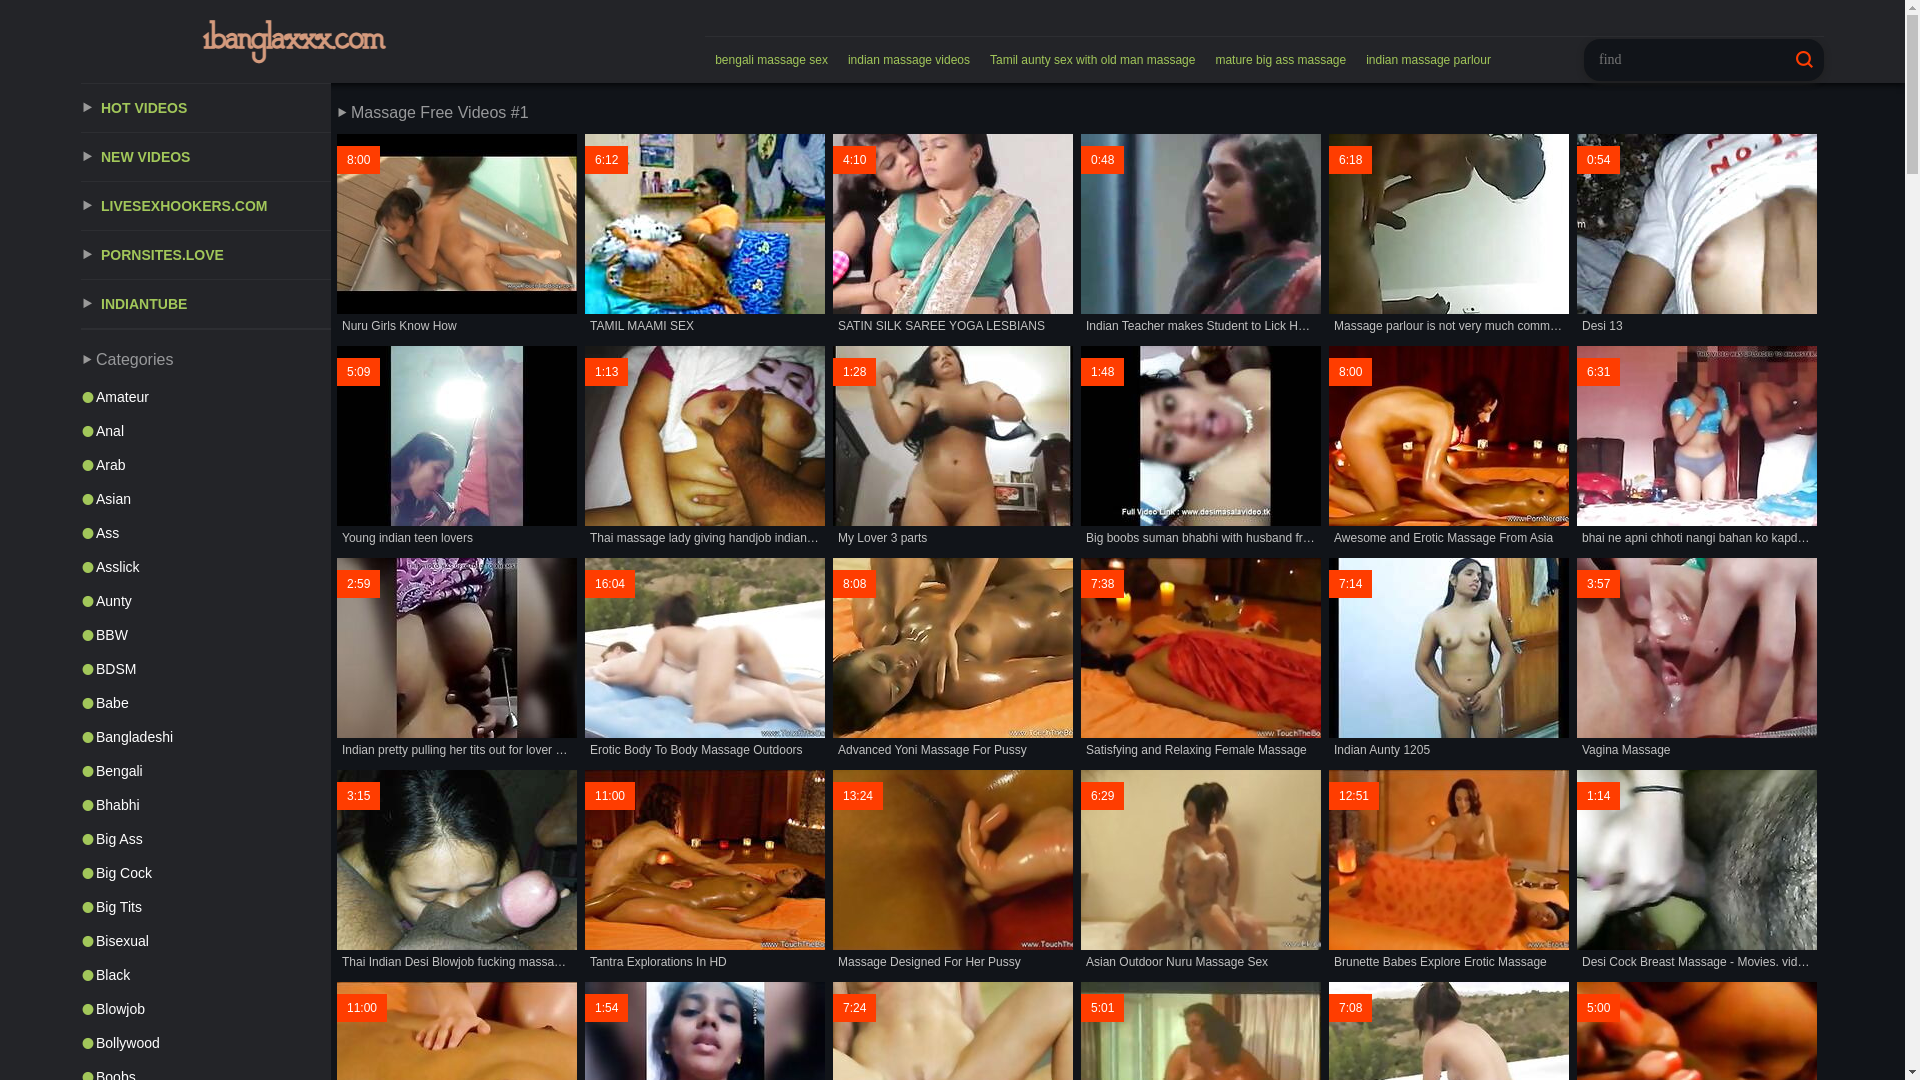 The height and width of the screenshot is (1080, 1920). I want to click on '0:48, so click(1200, 234).